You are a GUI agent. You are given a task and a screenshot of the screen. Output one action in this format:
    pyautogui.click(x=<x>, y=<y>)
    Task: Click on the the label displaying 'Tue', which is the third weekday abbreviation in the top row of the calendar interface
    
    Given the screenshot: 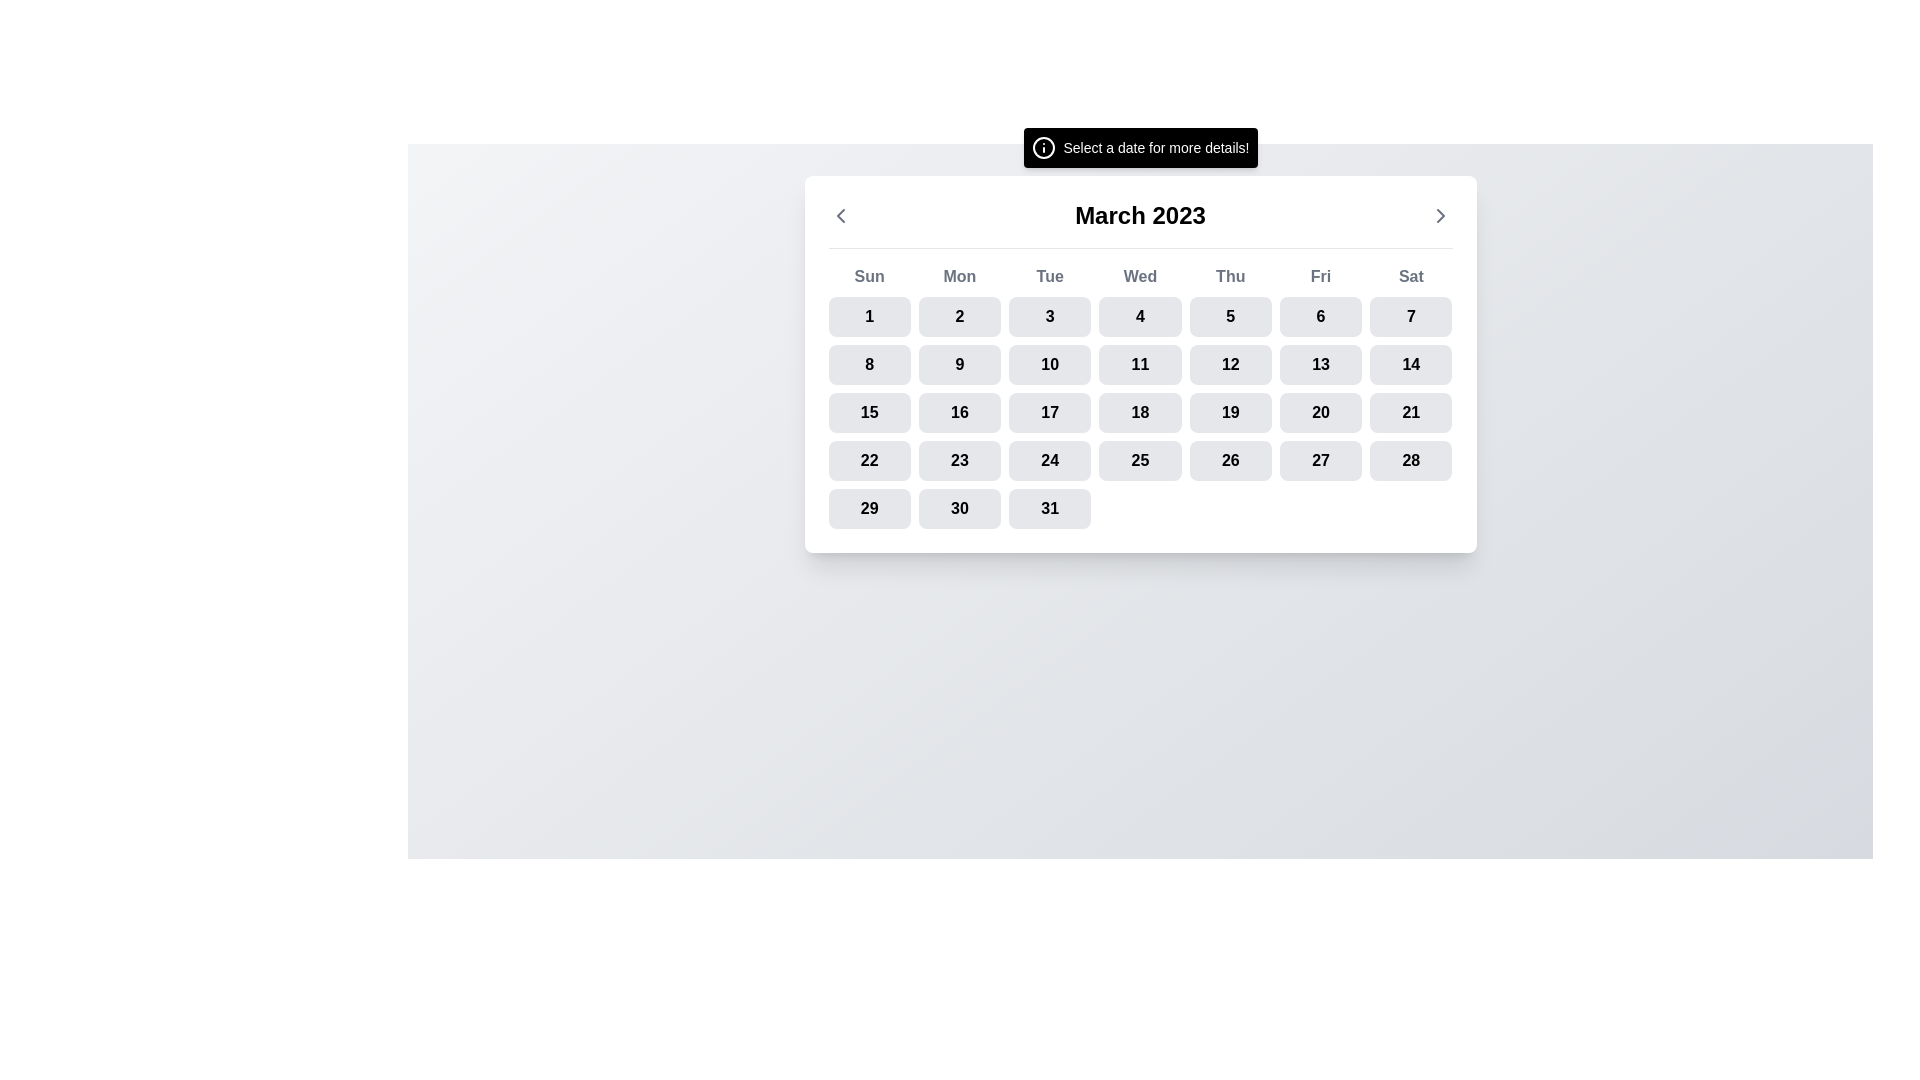 What is the action you would take?
    pyautogui.click(x=1049, y=277)
    